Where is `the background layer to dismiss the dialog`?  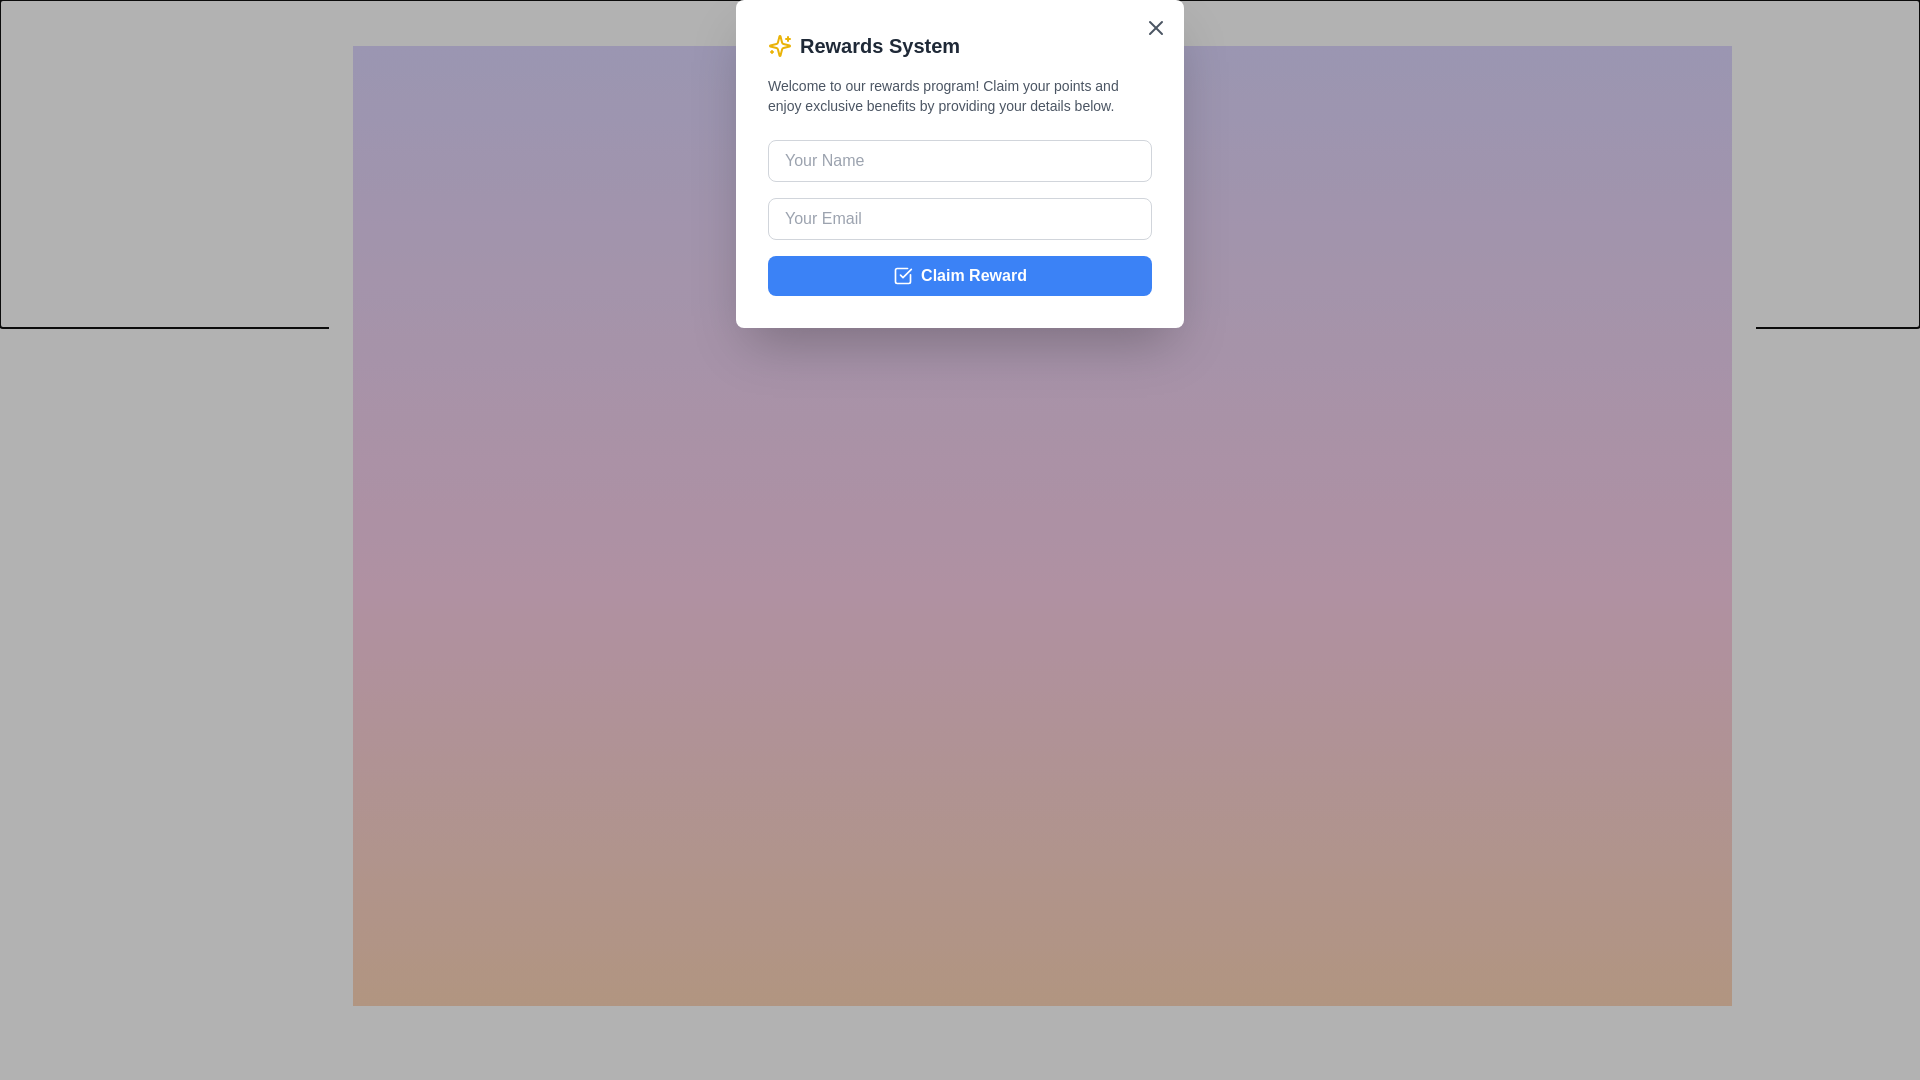
the background layer to dismiss the dialog is located at coordinates (767, 512).